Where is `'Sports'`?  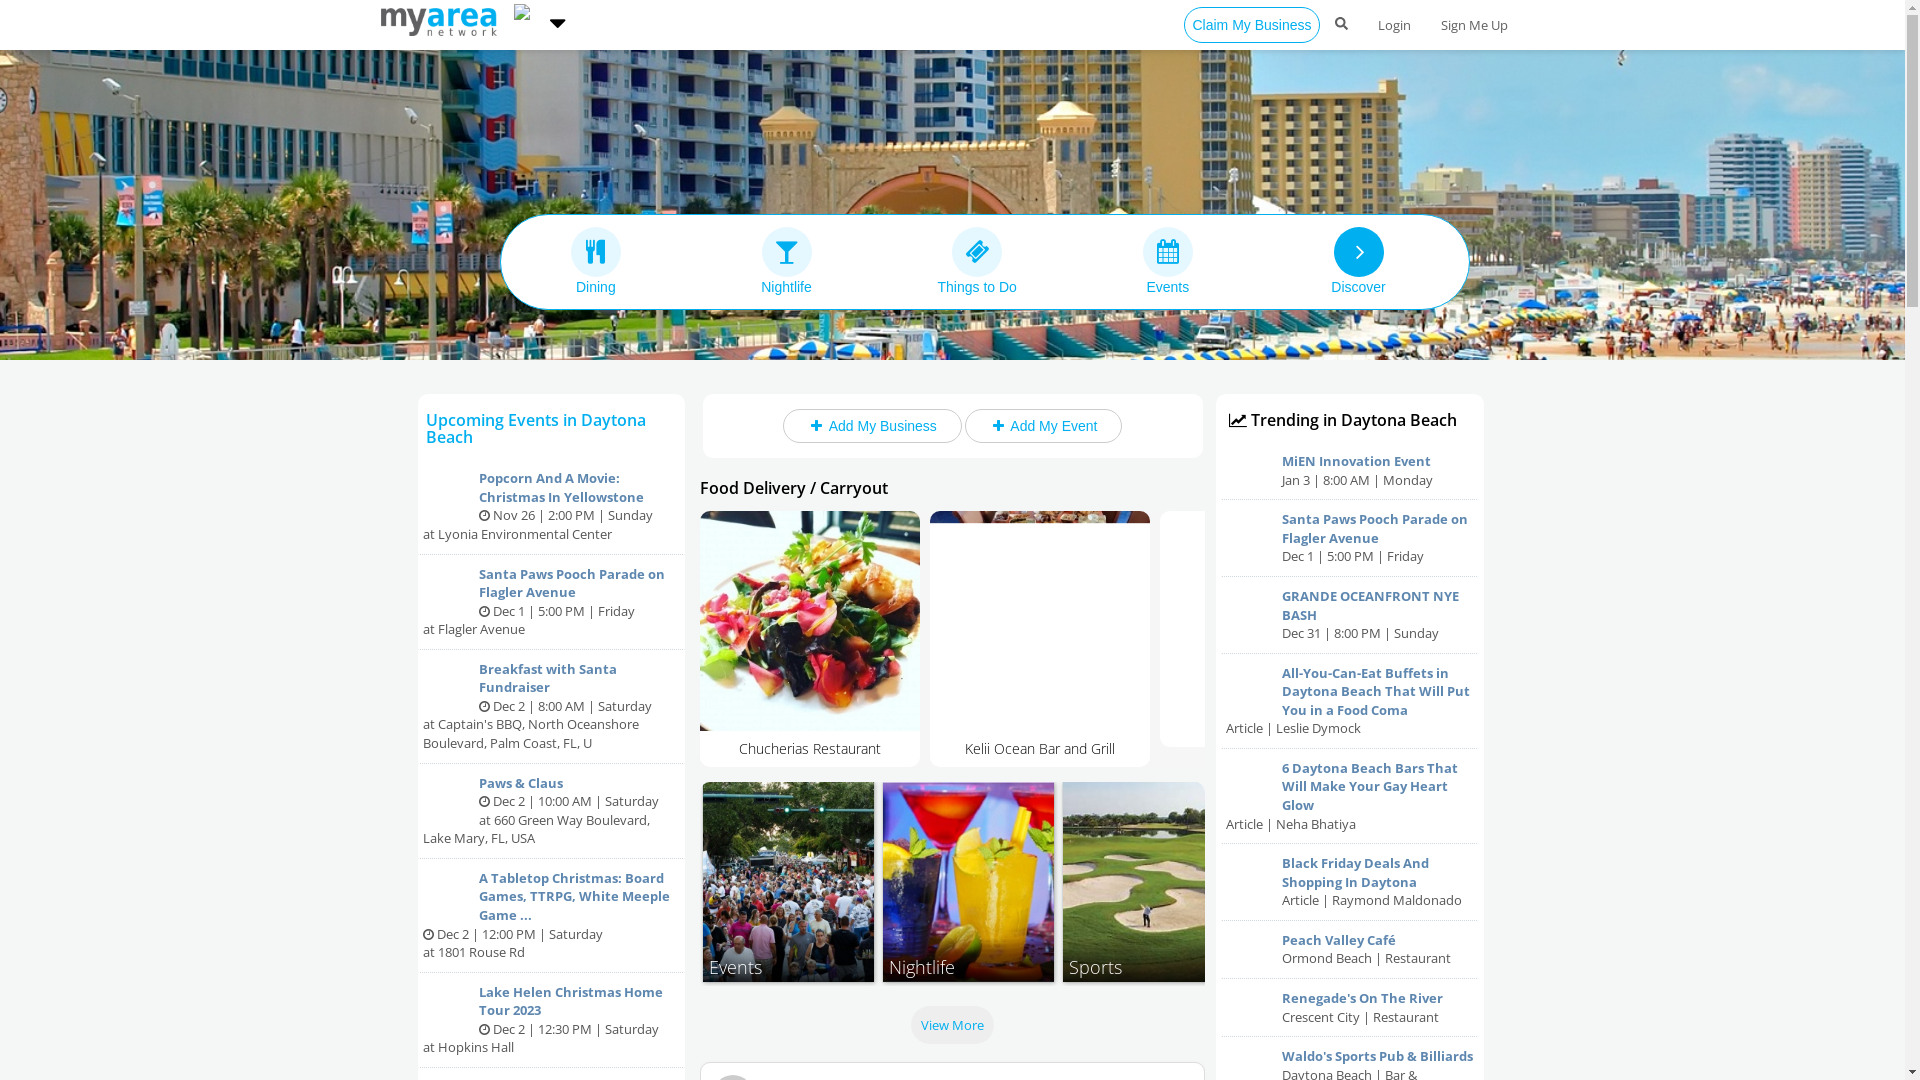
'Sports' is located at coordinates (1147, 881).